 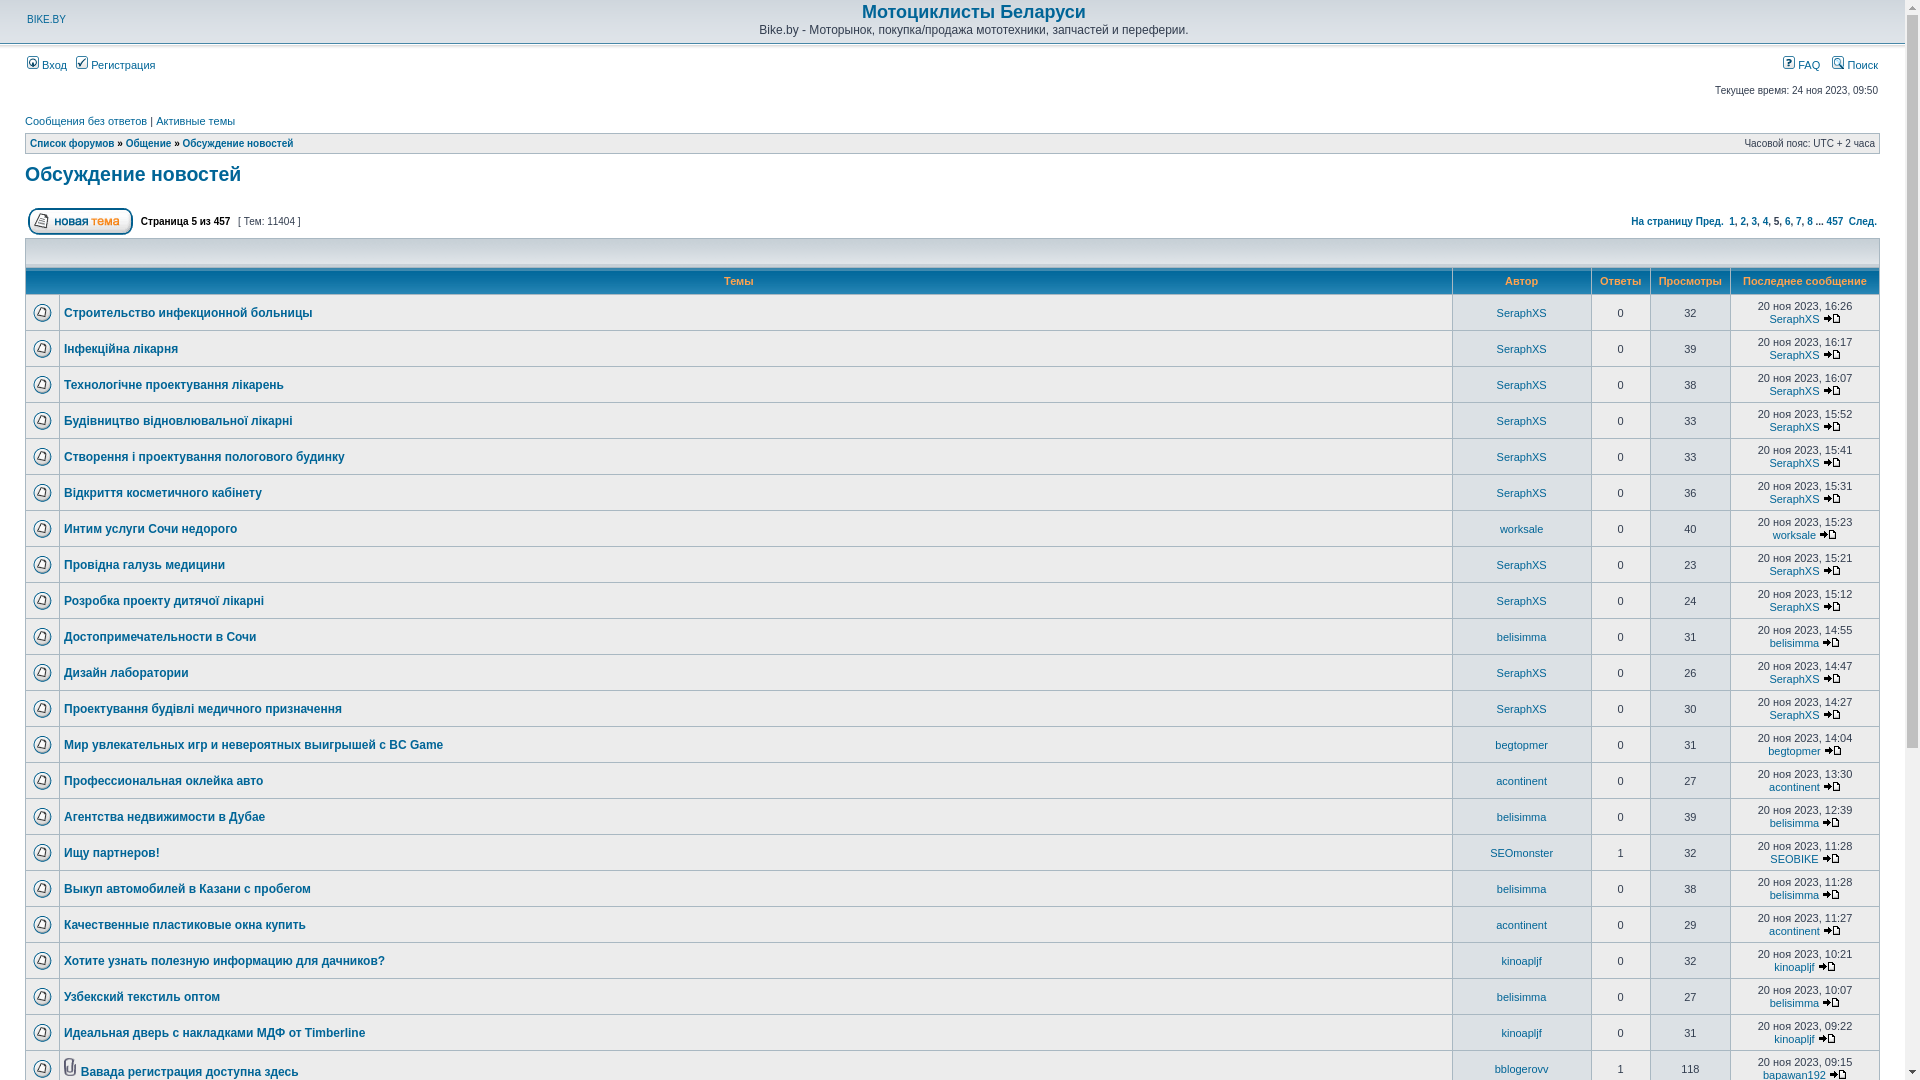 What do you see at coordinates (1788, 221) in the screenshot?
I see `'6'` at bounding box center [1788, 221].